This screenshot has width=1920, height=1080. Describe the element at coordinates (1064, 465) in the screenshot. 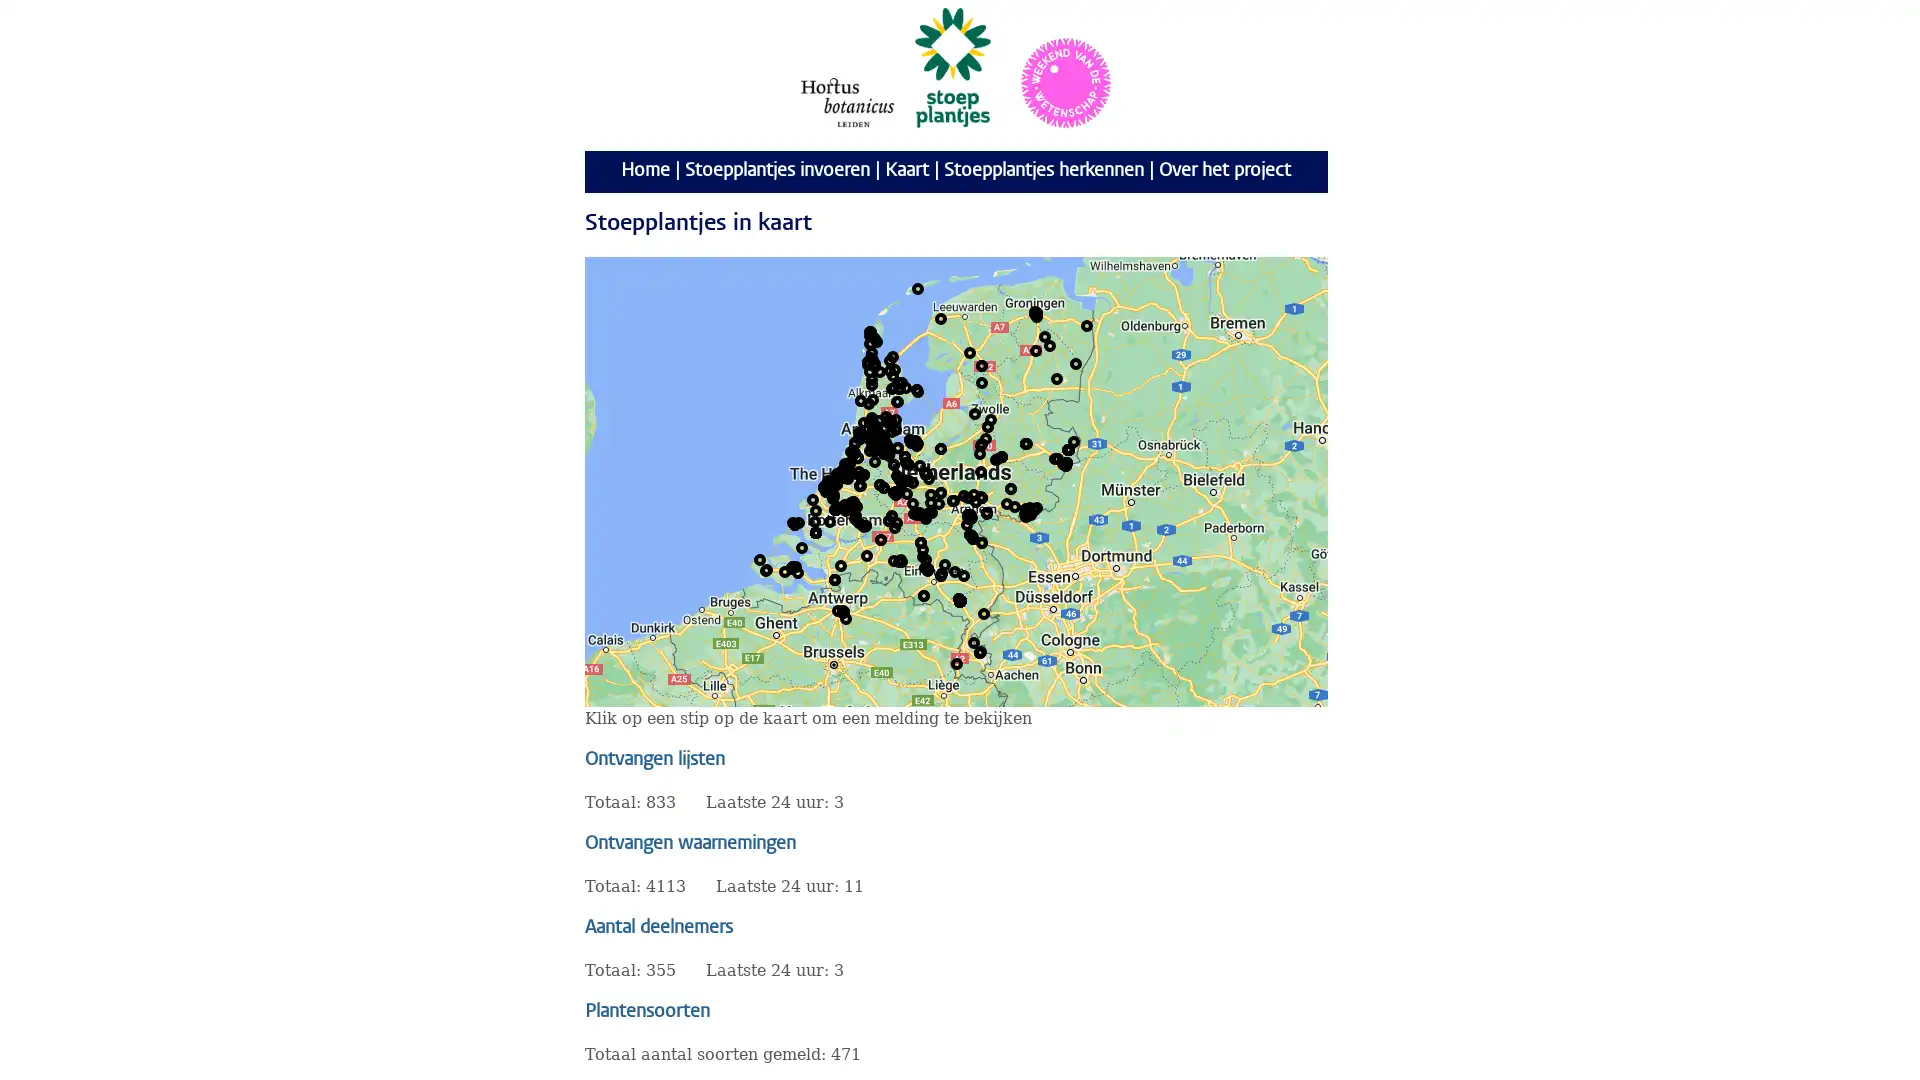

I see `Telling van Marcel Meijer Hof op 19 januari 2022` at that location.